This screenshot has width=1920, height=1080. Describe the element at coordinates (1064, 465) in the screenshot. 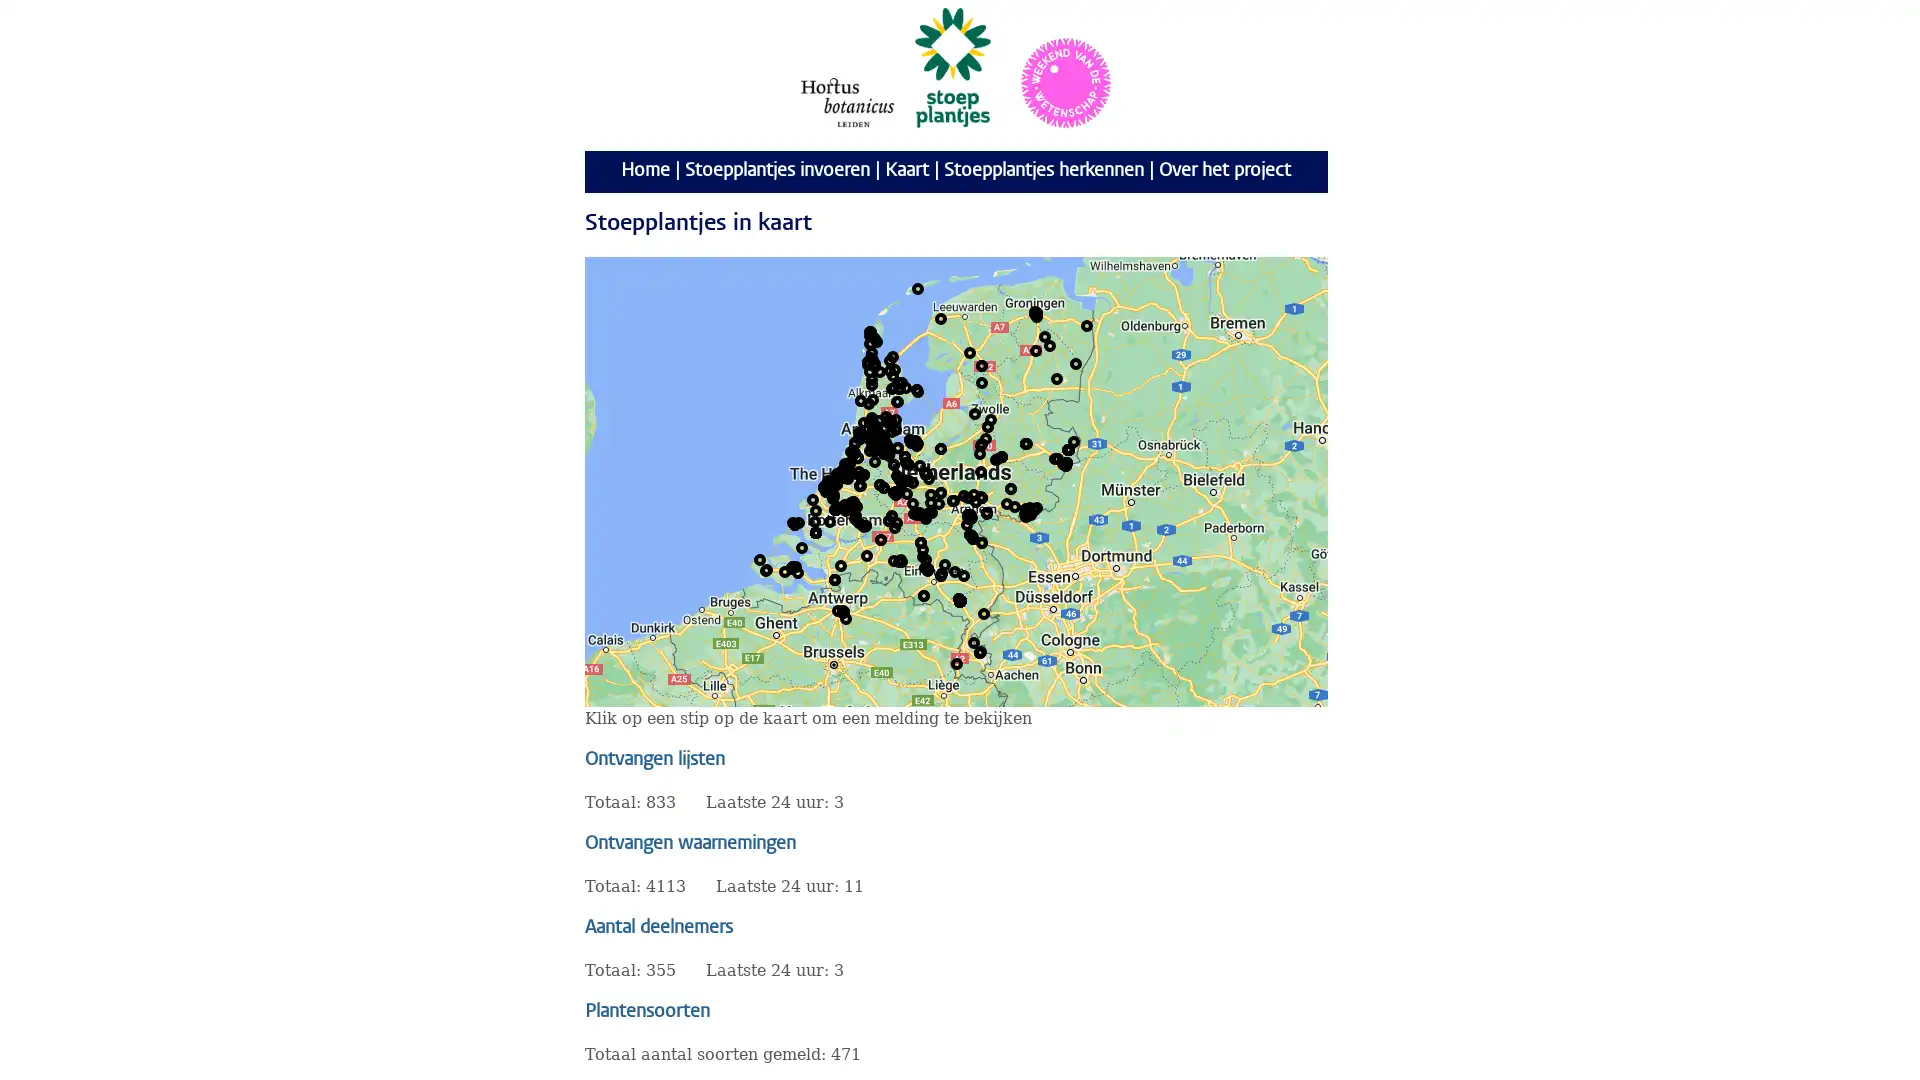

I see `Telling van Marcel Meijer Hof op 19 januari 2022` at that location.